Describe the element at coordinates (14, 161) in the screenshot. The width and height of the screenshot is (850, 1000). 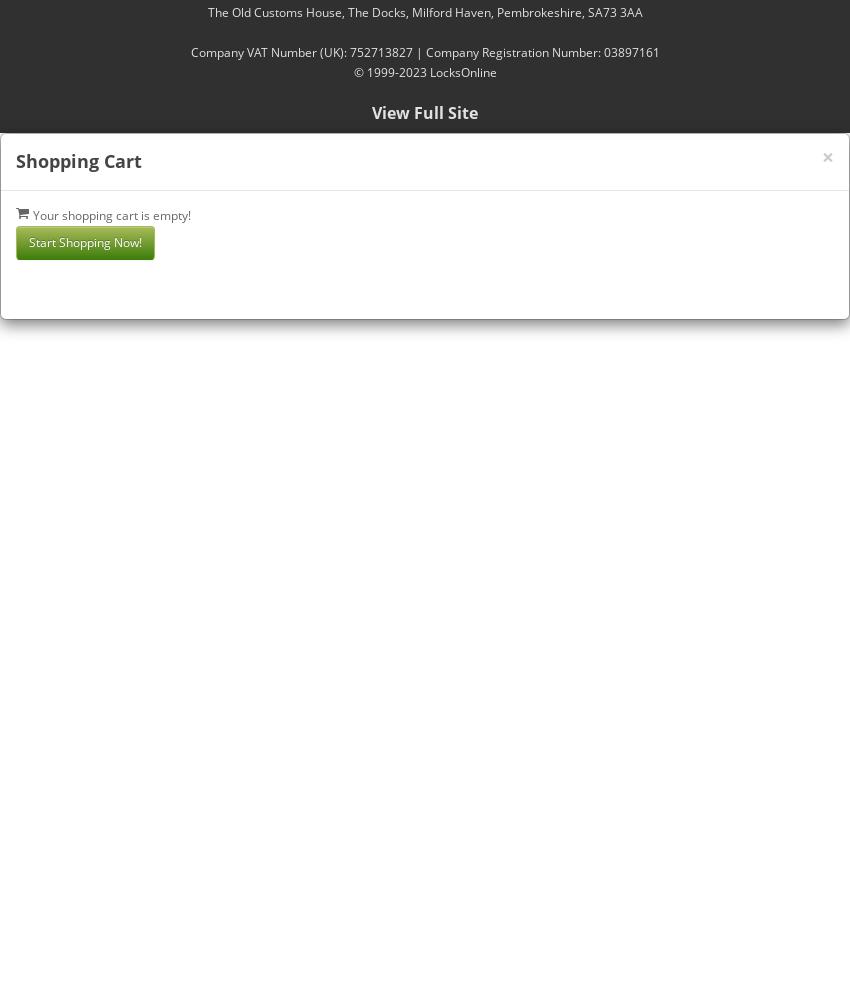
I see `'Shopping Cart'` at that location.